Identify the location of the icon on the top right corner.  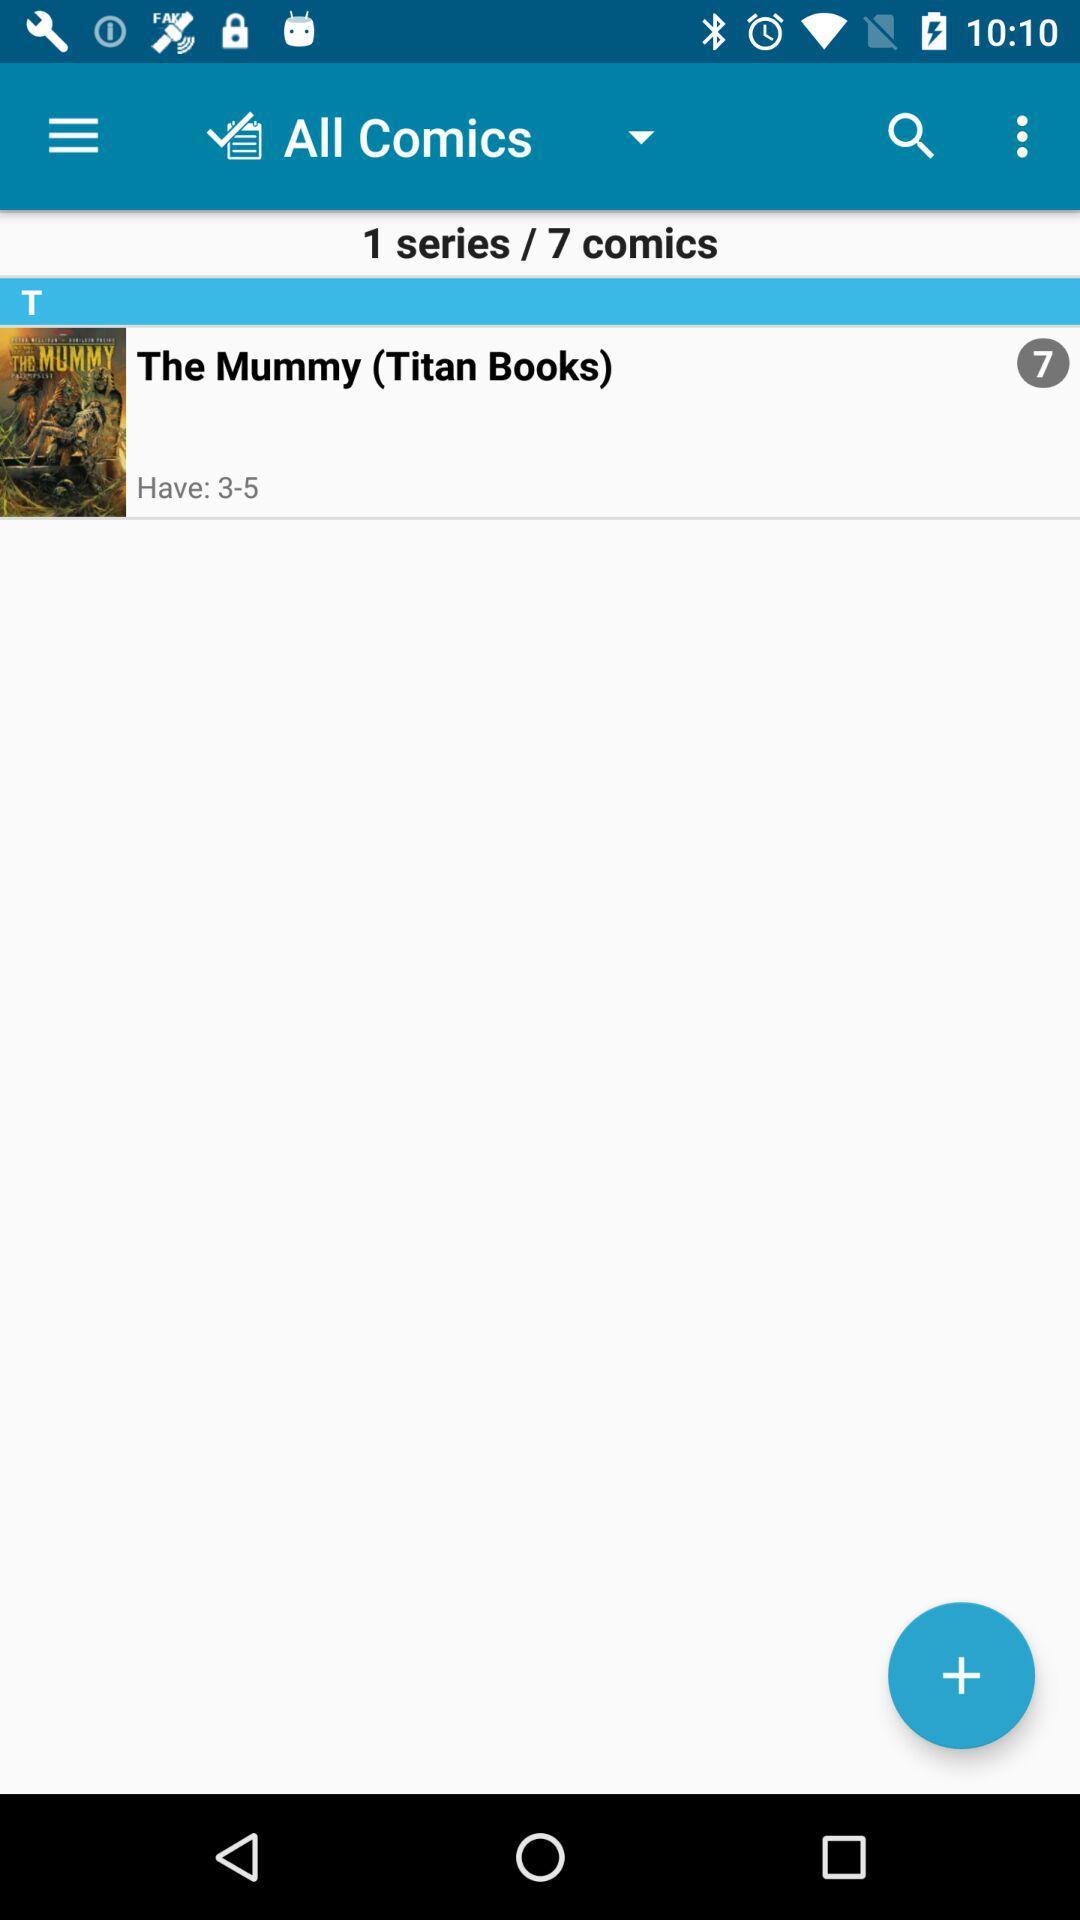
(1027, 136).